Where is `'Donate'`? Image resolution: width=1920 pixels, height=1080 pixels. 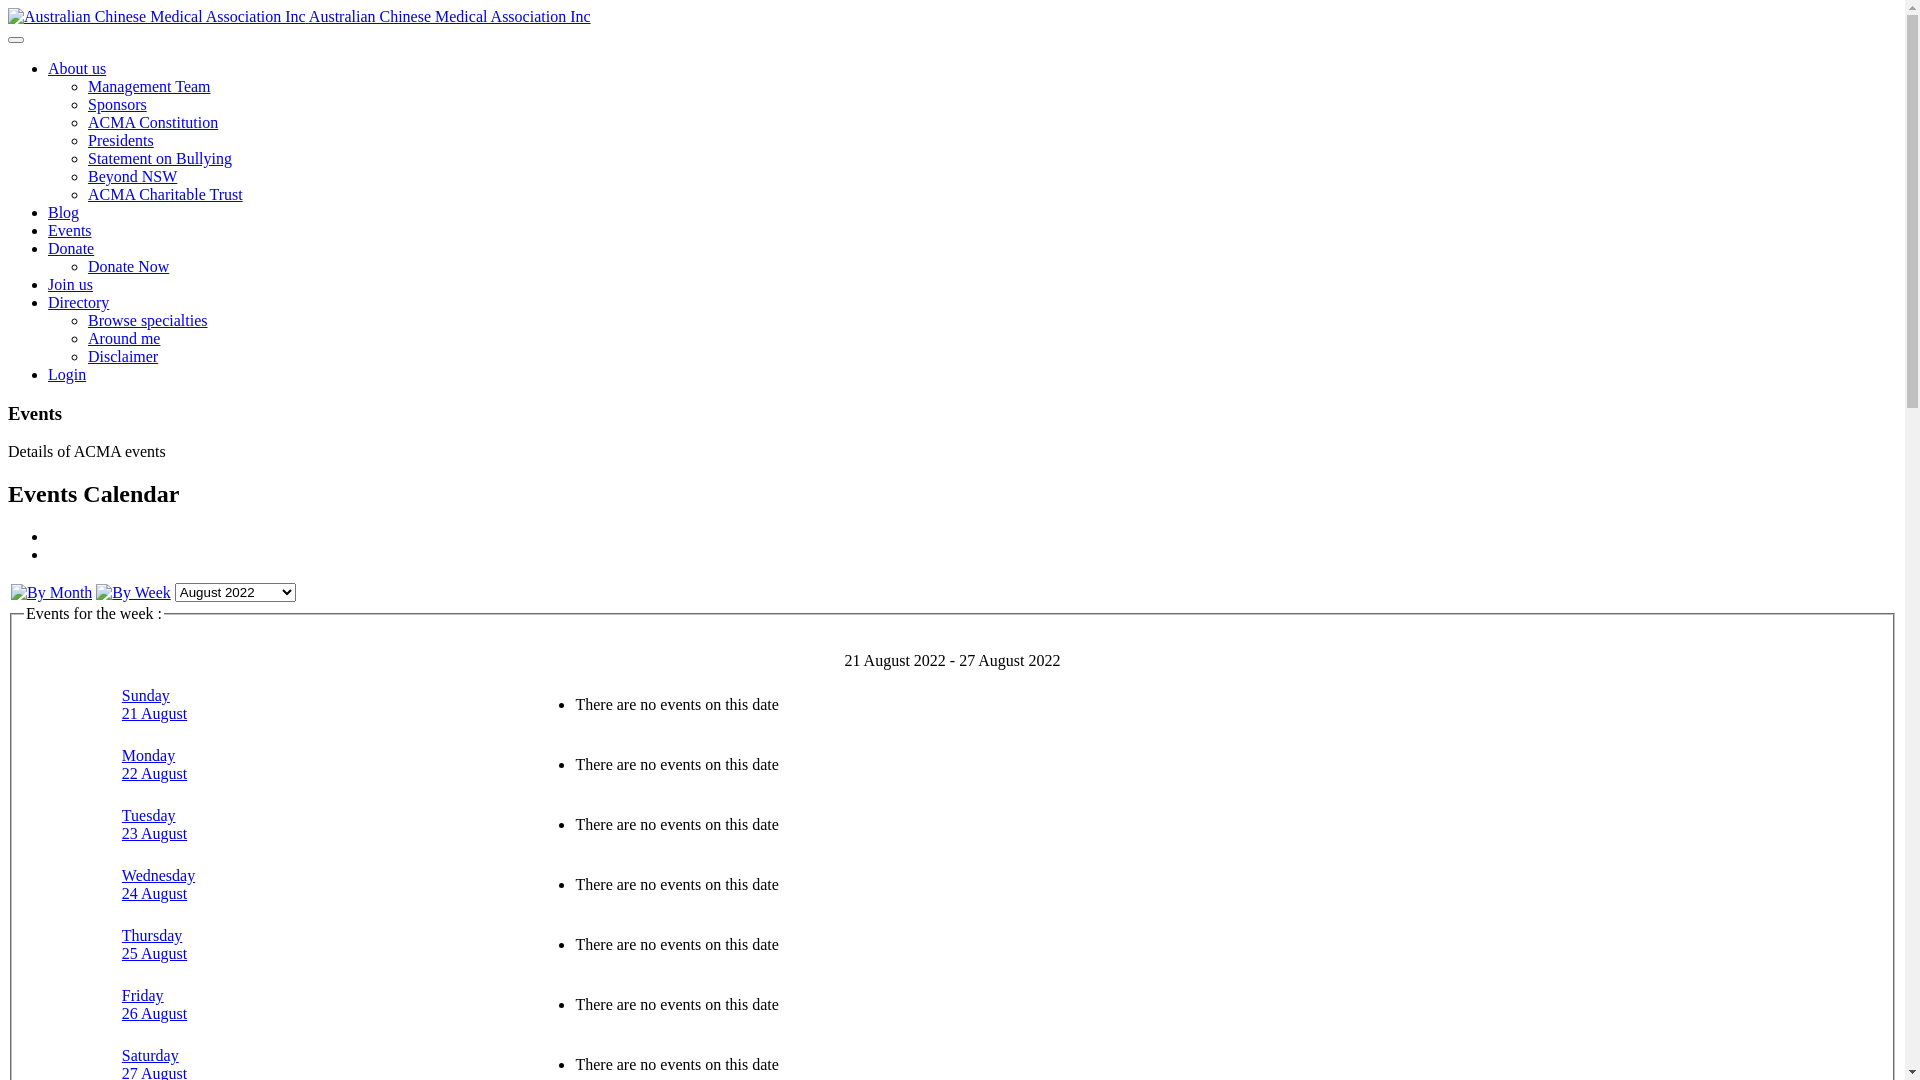 'Donate' is located at coordinates (71, 247).